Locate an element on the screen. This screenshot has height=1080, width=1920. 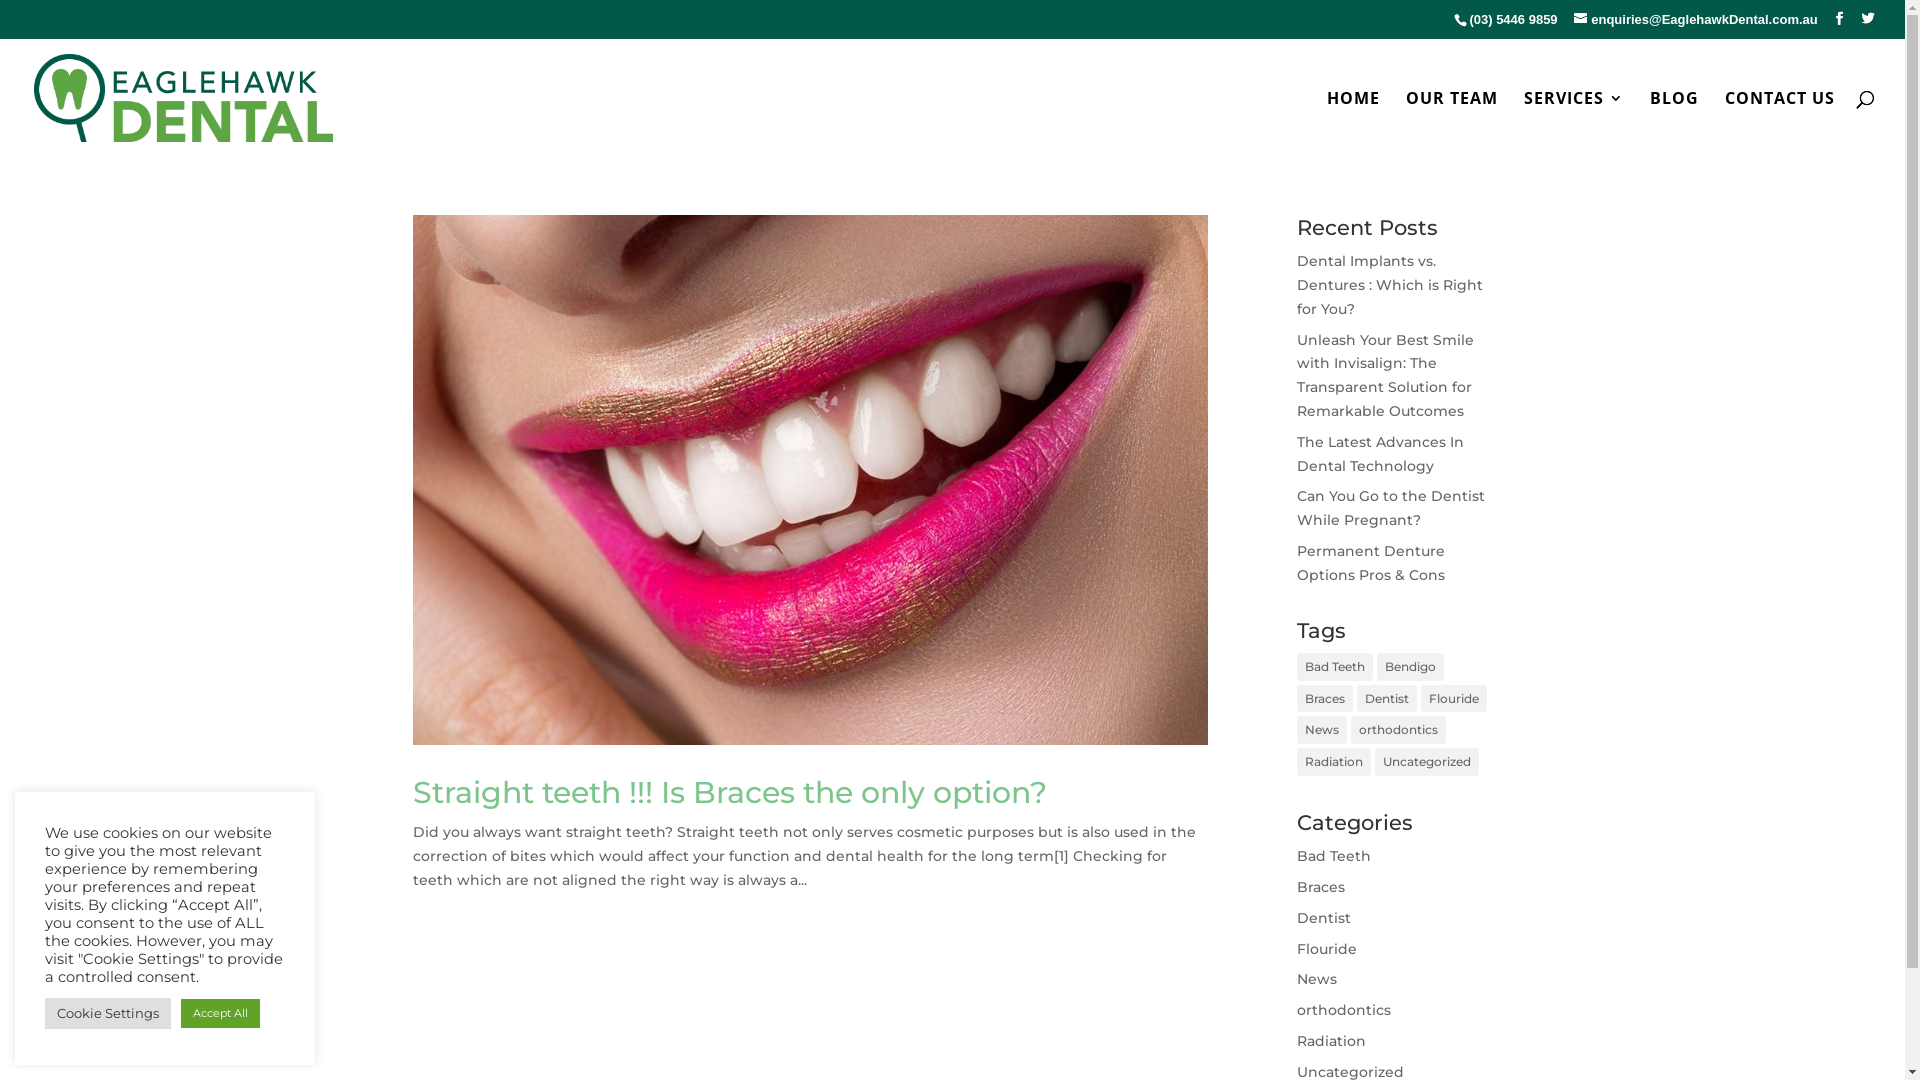
'Radiation' is located at coordinates (1331, 1040).